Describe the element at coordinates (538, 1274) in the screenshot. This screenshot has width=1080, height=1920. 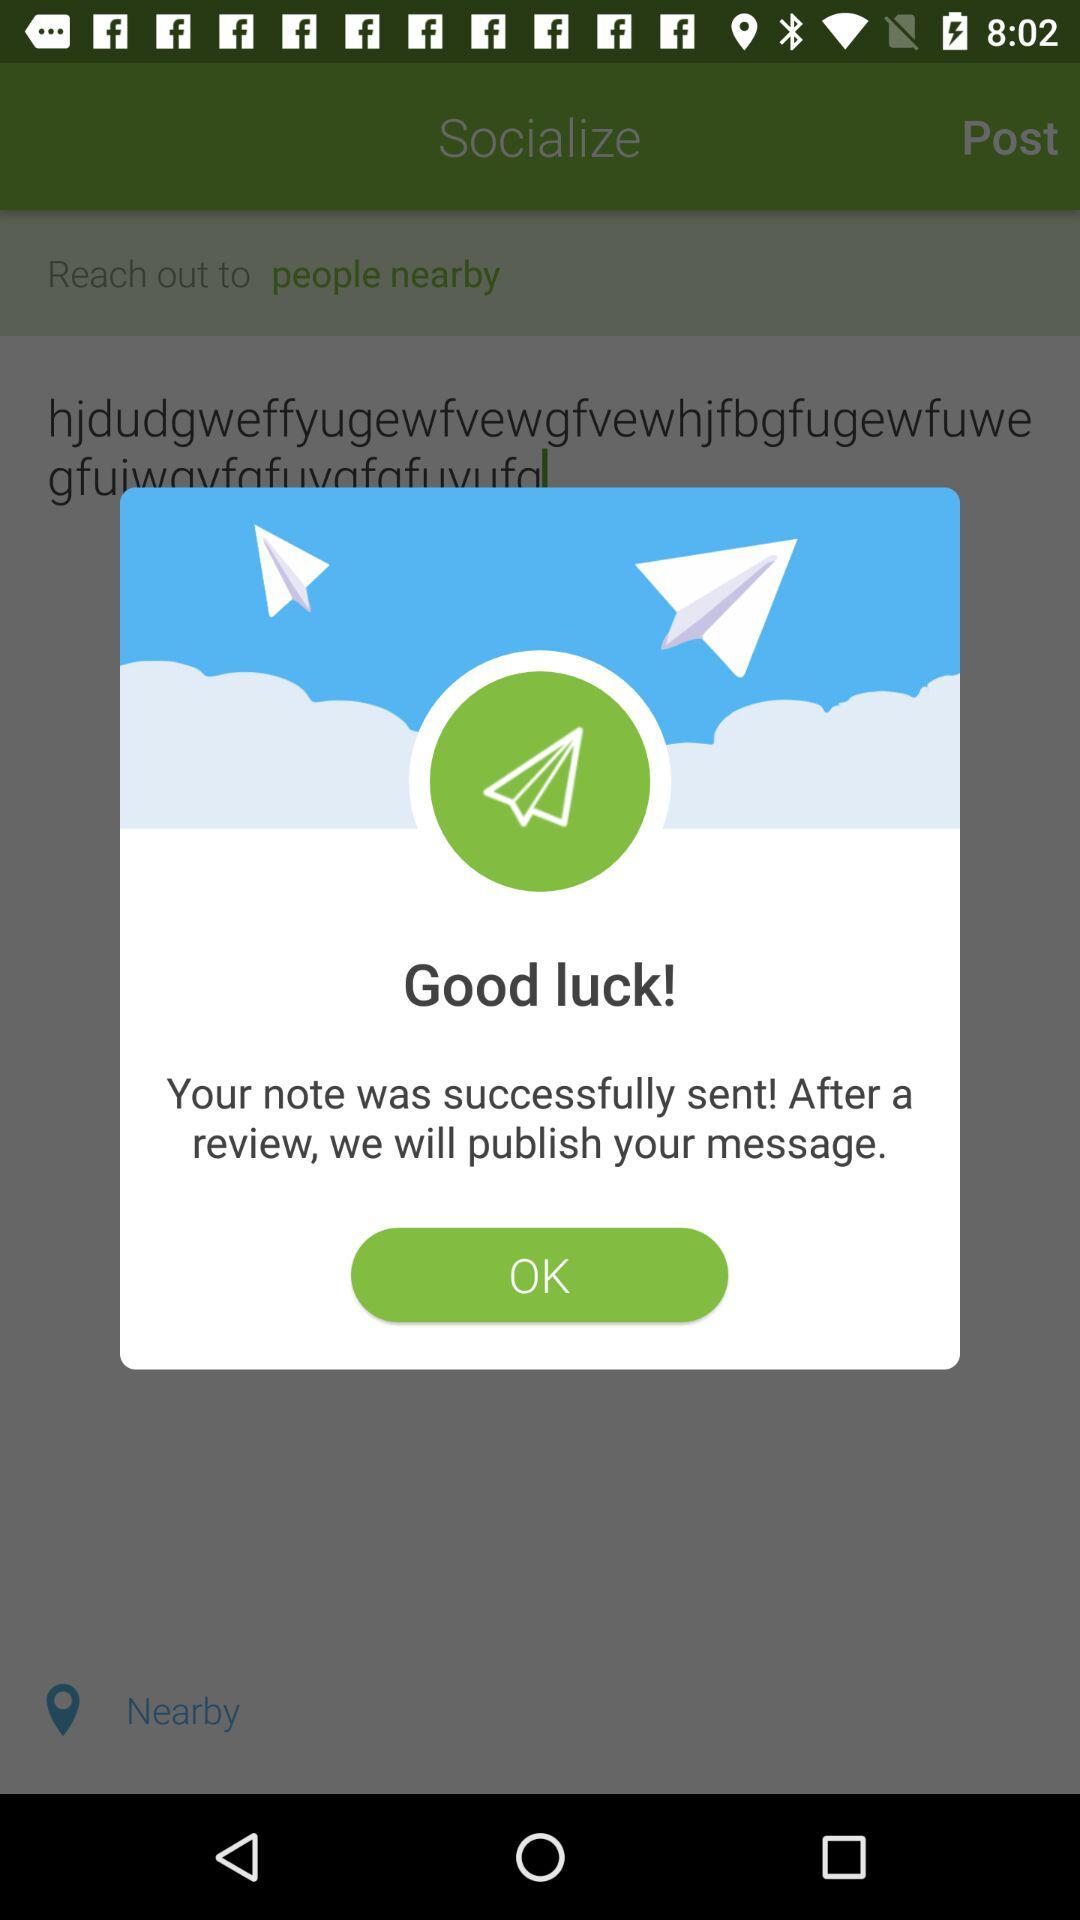
I see `ok icon` at that location.